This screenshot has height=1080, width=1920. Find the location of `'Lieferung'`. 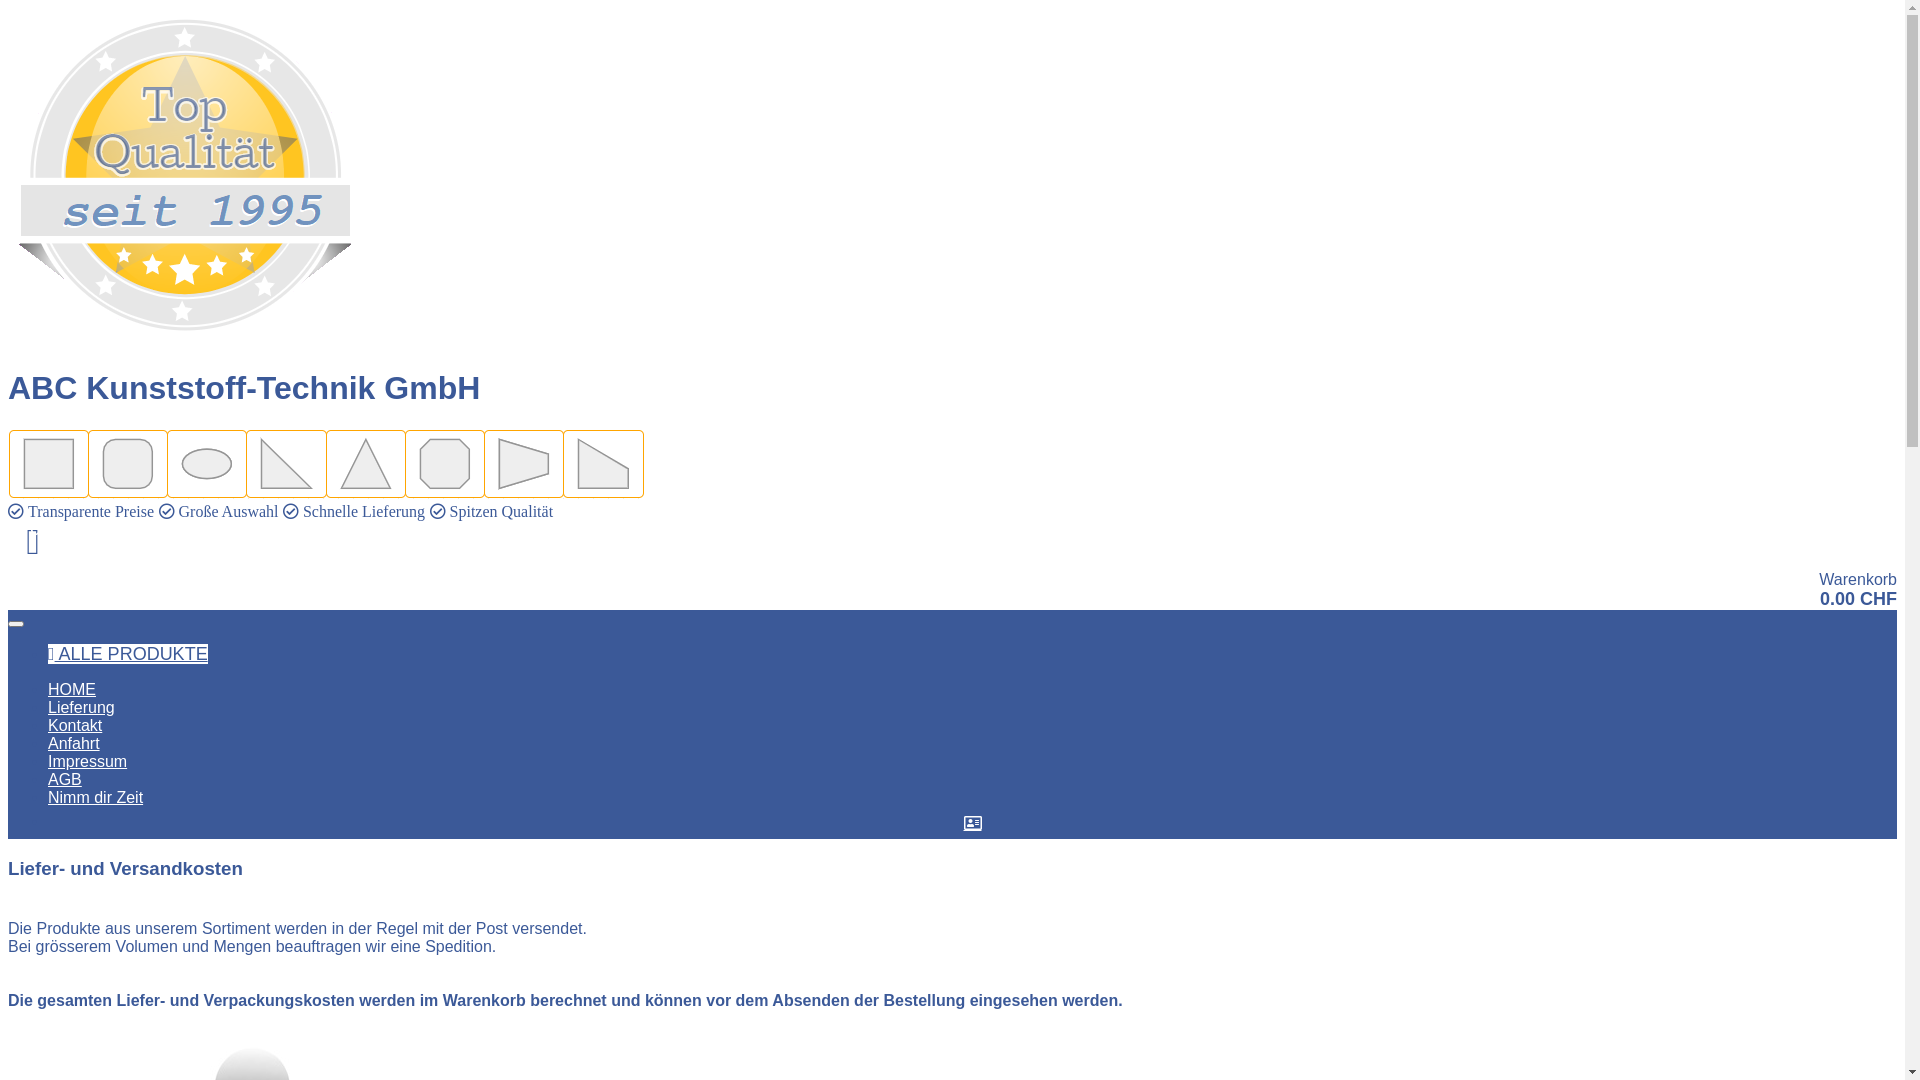

'Lieferung' is located at coordinates (80, 706).